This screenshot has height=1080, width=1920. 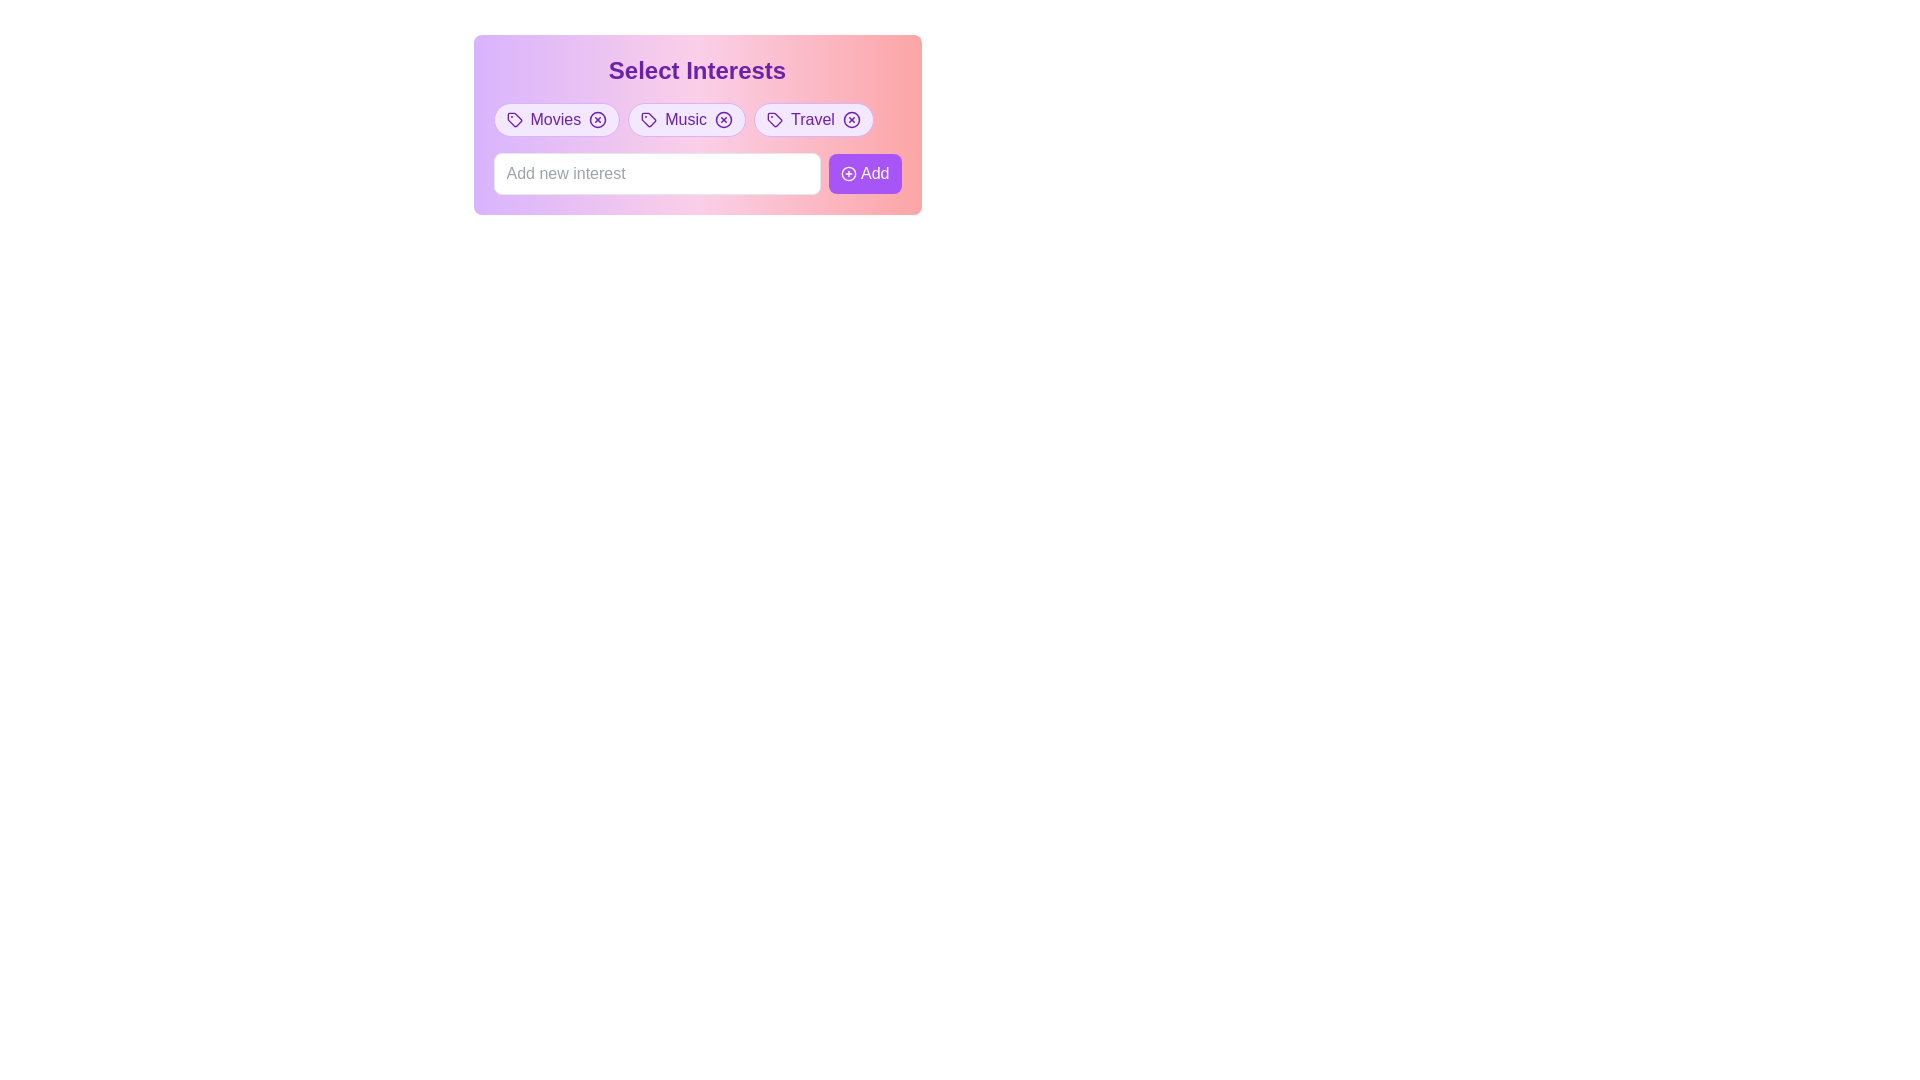 What do you see at coordinates (697, 119) in the screenshot?
I see `the 'Music' tag, which is the second tag in a horizontal layout of three tags (Movies, Music, Travel) with a purple background and rounded corners` at bounding box center [697, 119].